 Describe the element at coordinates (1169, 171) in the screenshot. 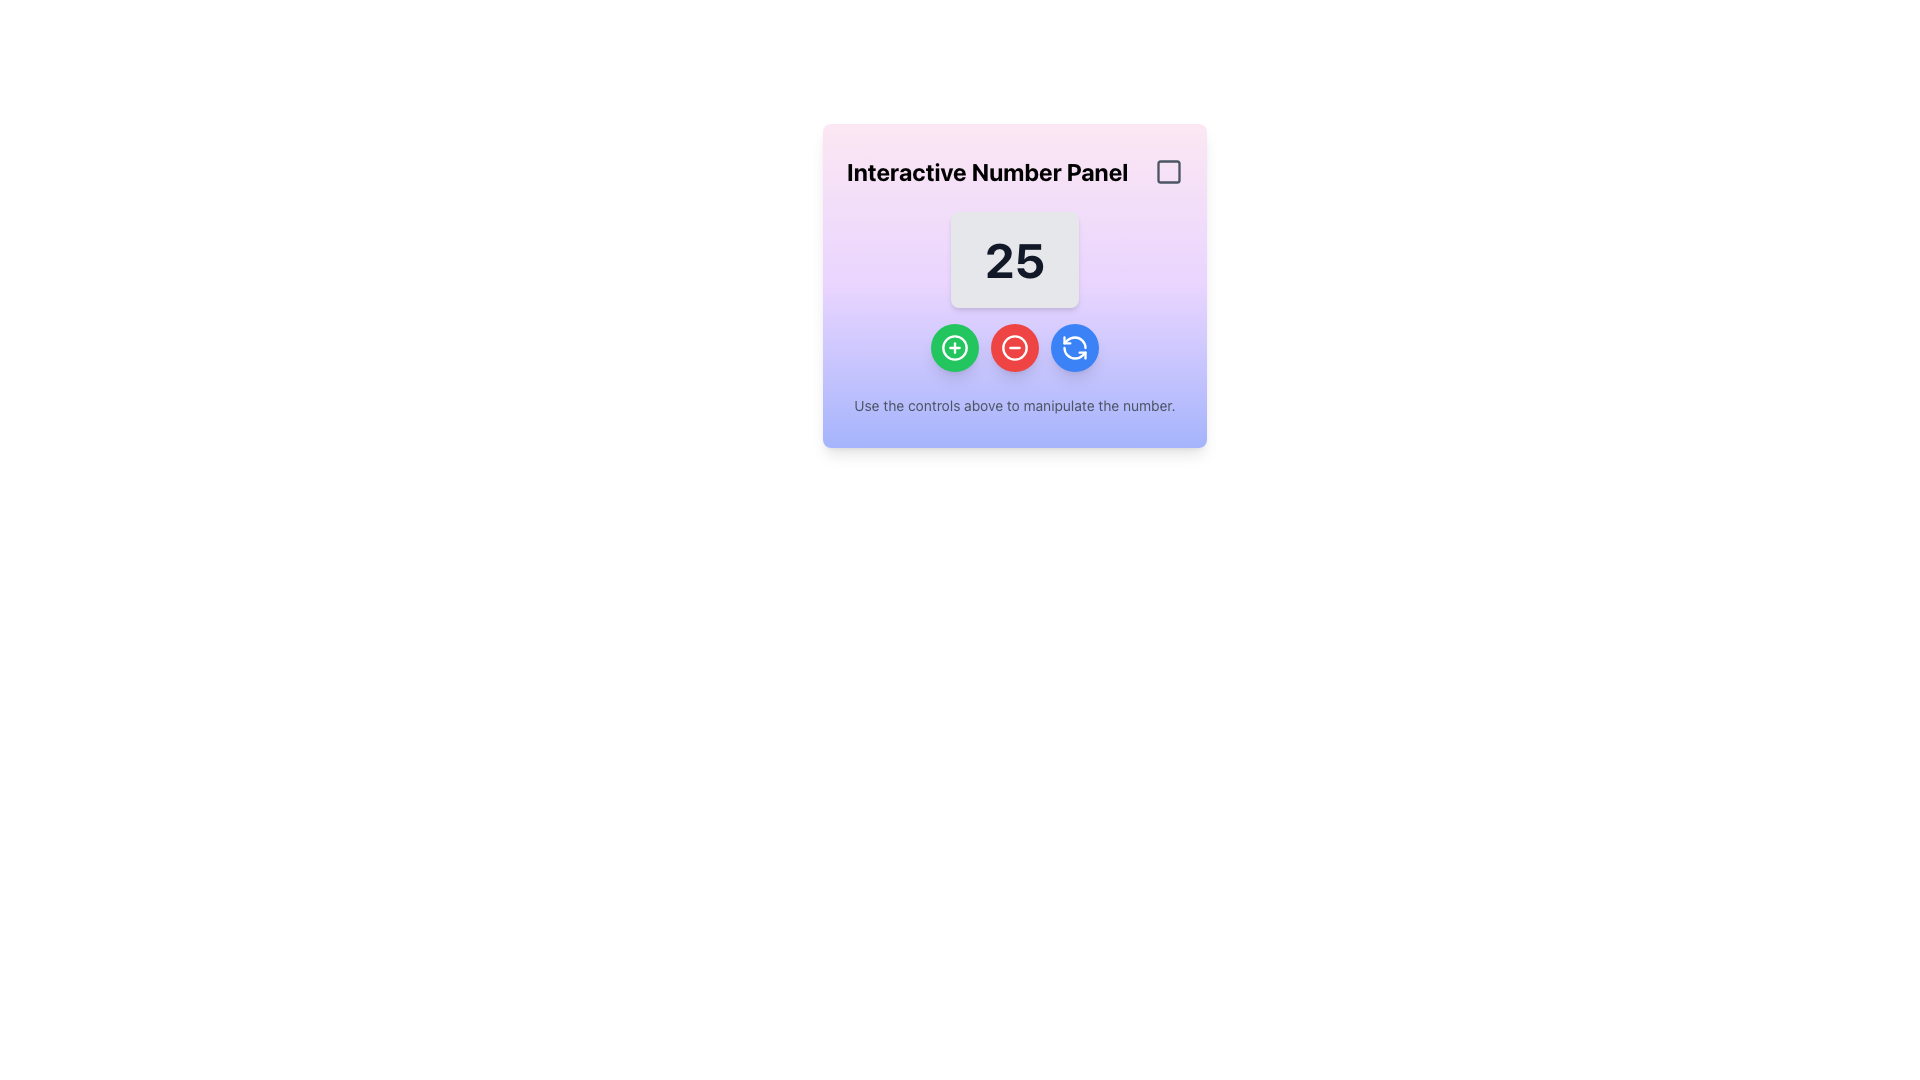

I see `the small, square button with rounded corners located in the header area of the 'Interactive Number Panel', adjacent to the title text` at that location.